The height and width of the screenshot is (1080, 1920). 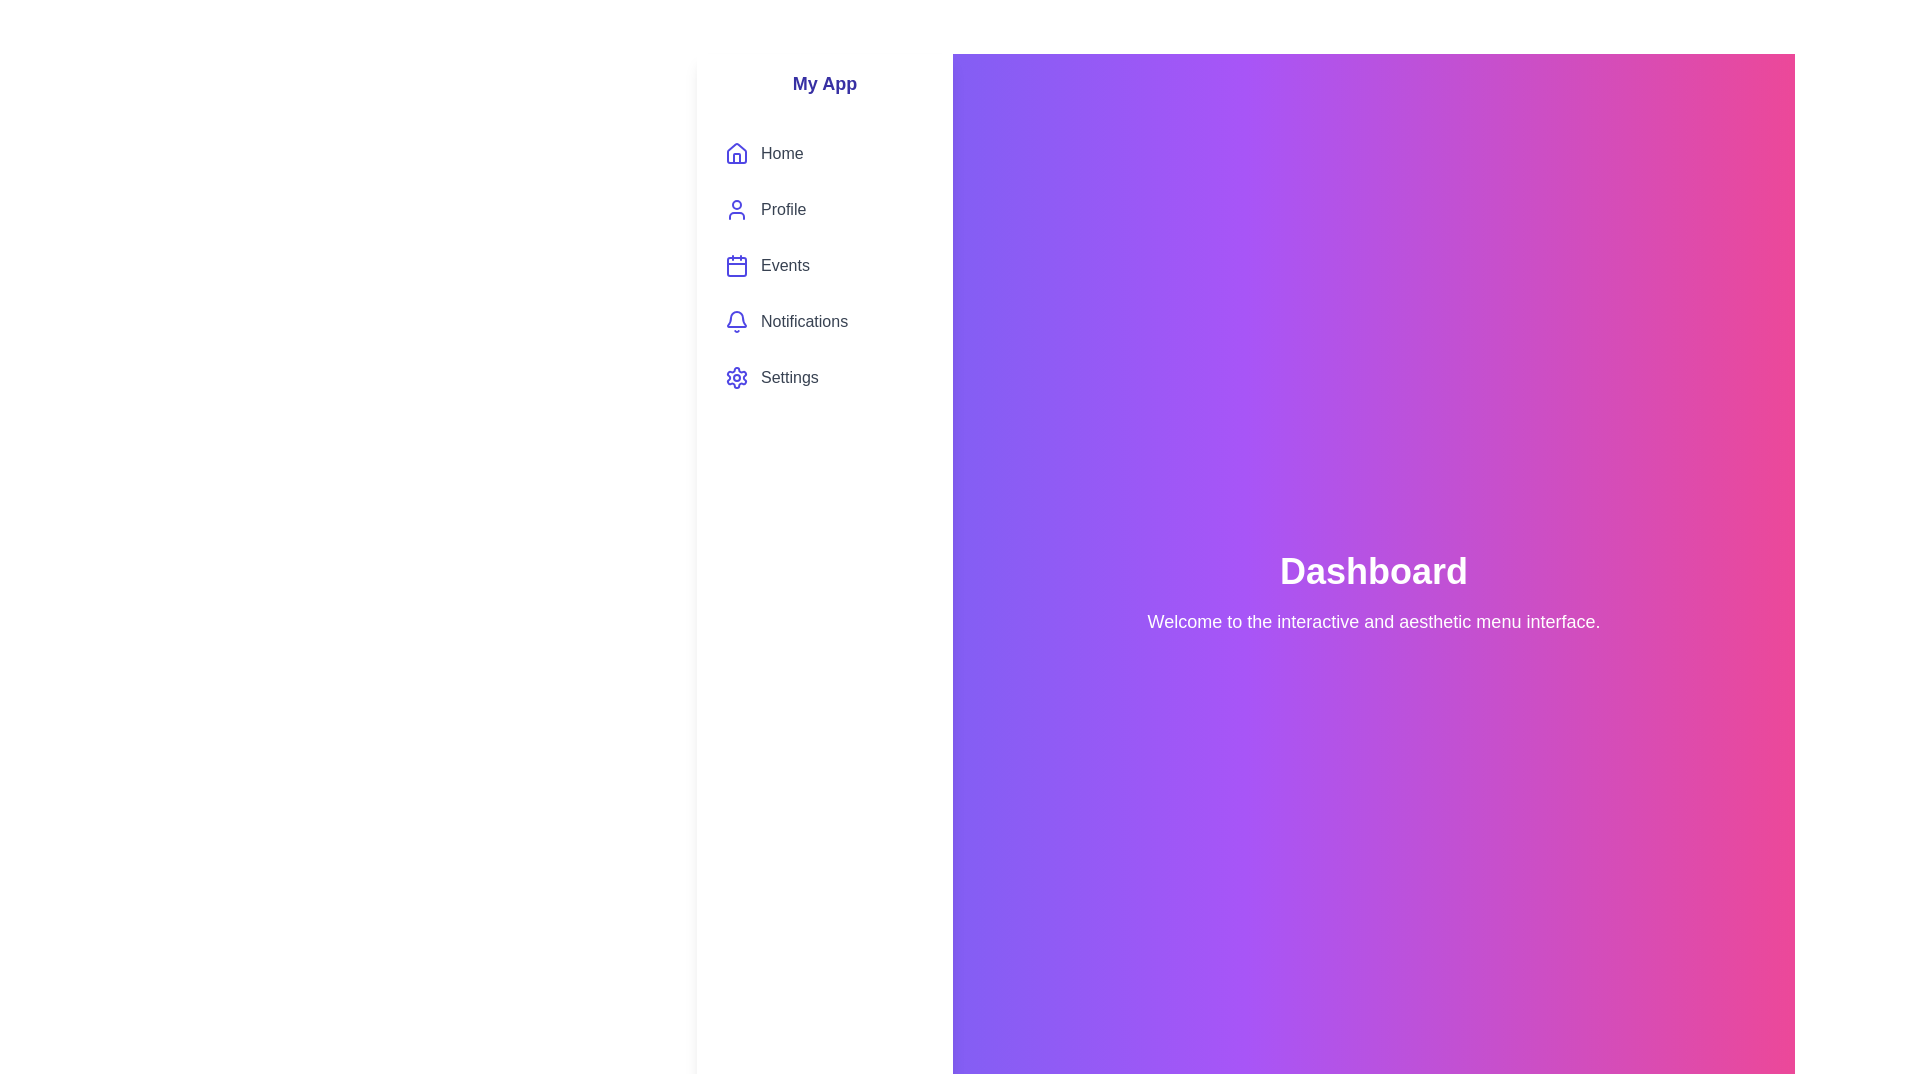 I want to click on the menu item labeled Settings to navigate to the corresponding section, so click(x=825, y=378).